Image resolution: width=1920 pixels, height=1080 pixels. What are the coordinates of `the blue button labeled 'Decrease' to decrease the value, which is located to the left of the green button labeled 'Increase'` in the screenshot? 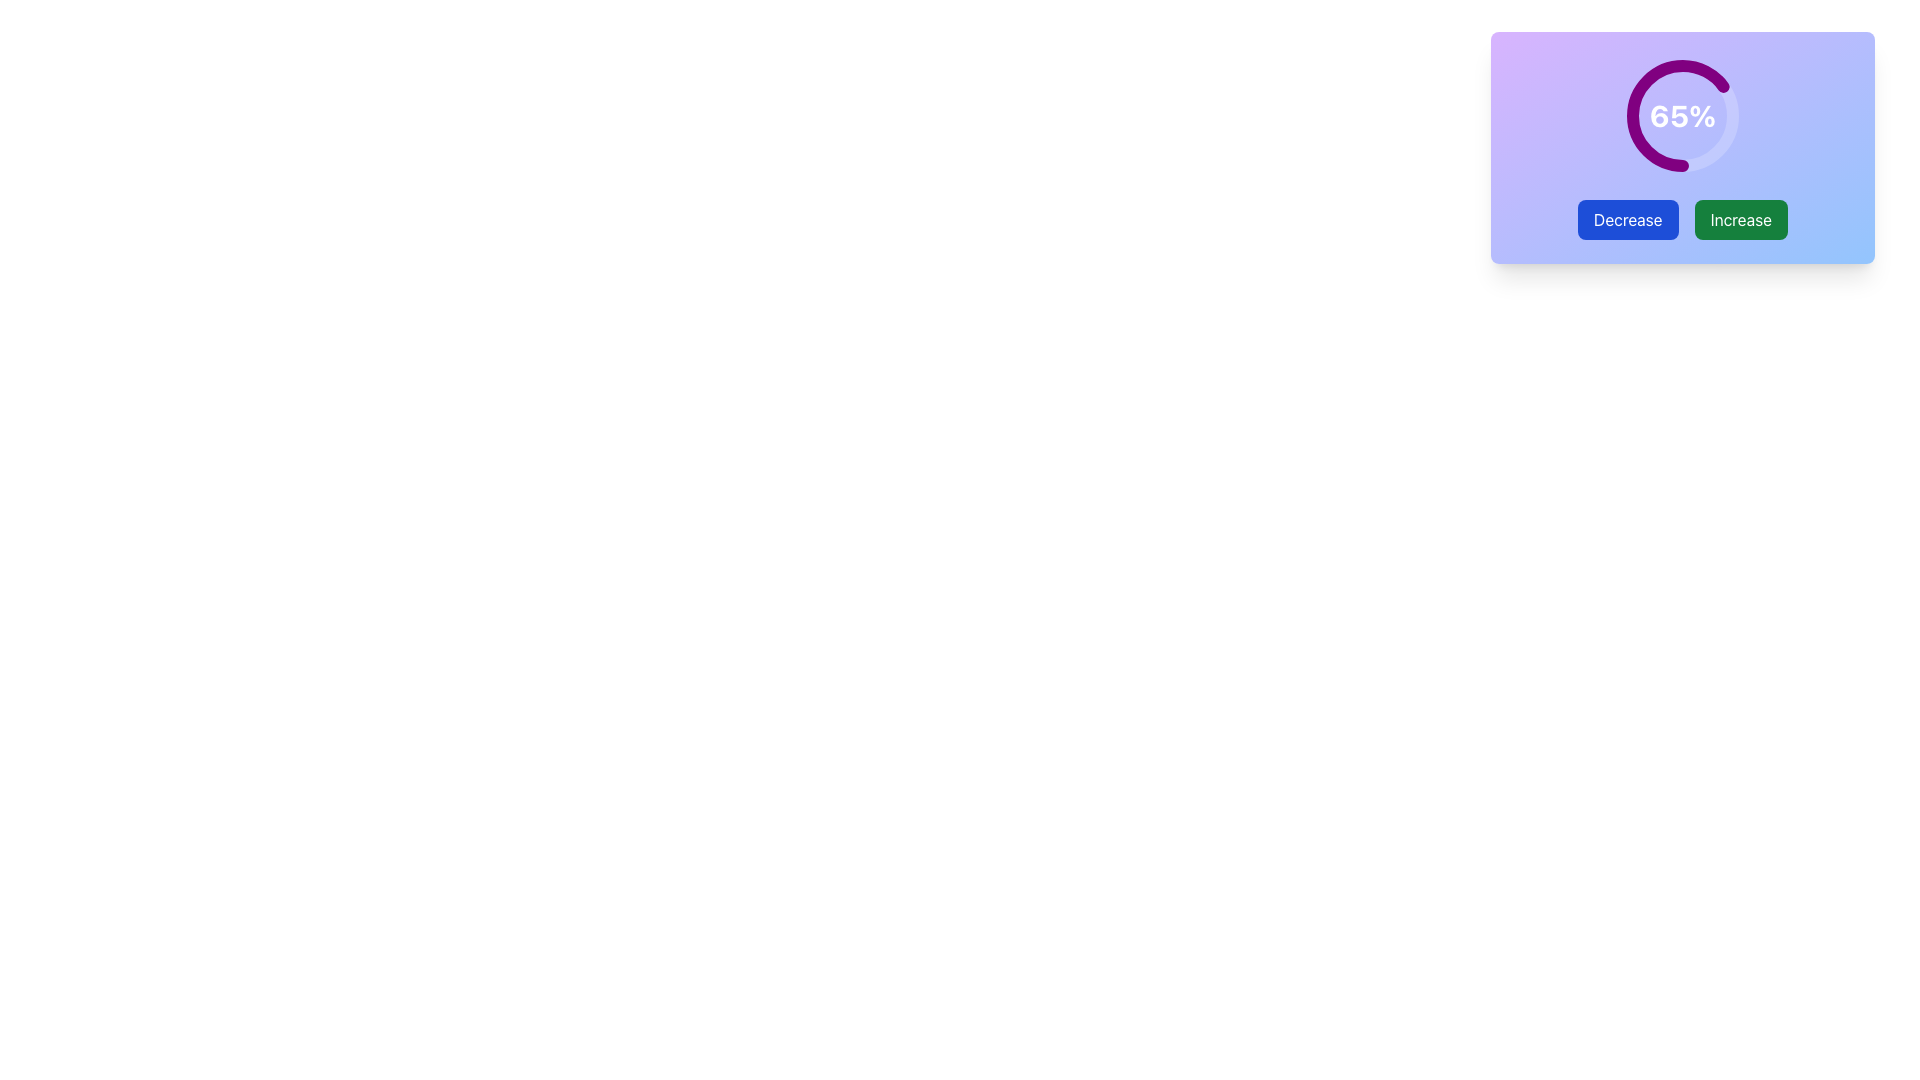 It's located at (1628, 219).